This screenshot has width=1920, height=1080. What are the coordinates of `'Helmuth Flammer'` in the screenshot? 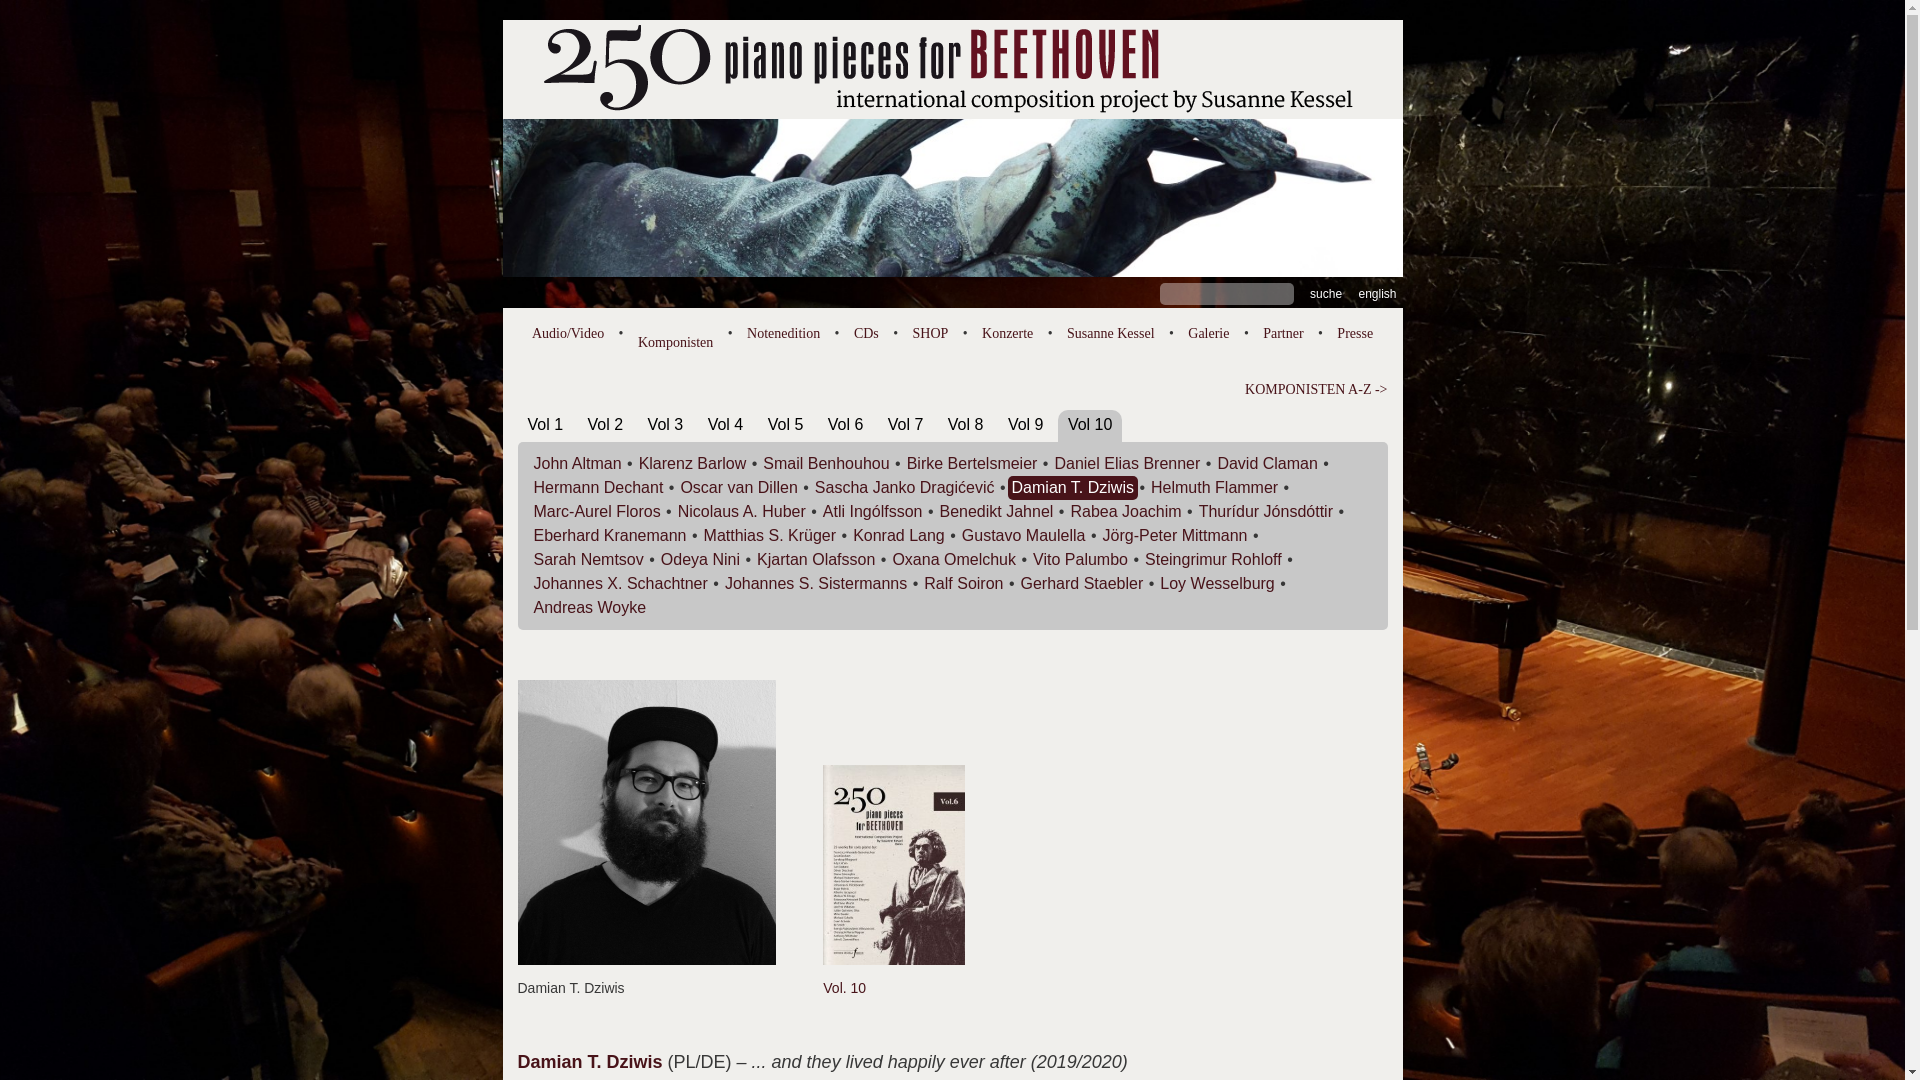 It's located at (1213, 487).